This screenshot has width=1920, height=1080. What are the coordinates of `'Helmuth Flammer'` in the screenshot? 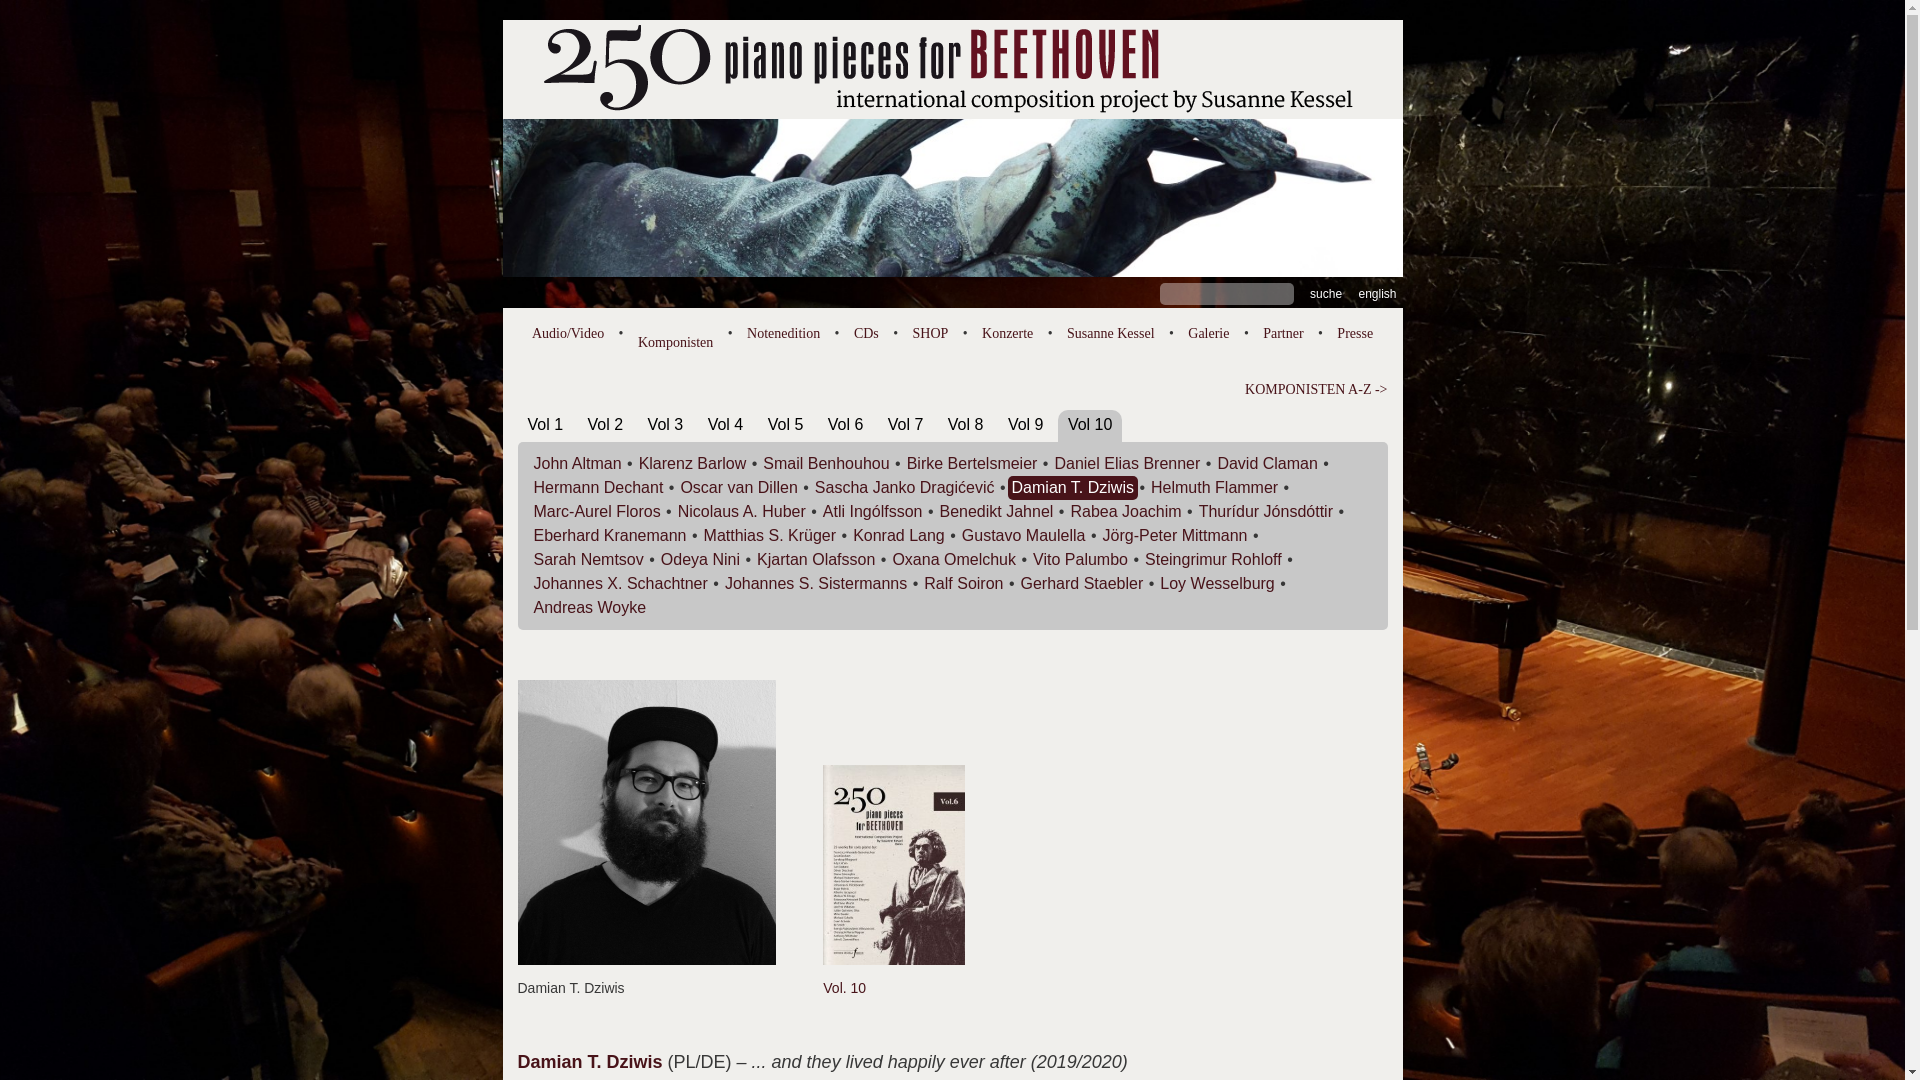 It's located at (1213, 487).